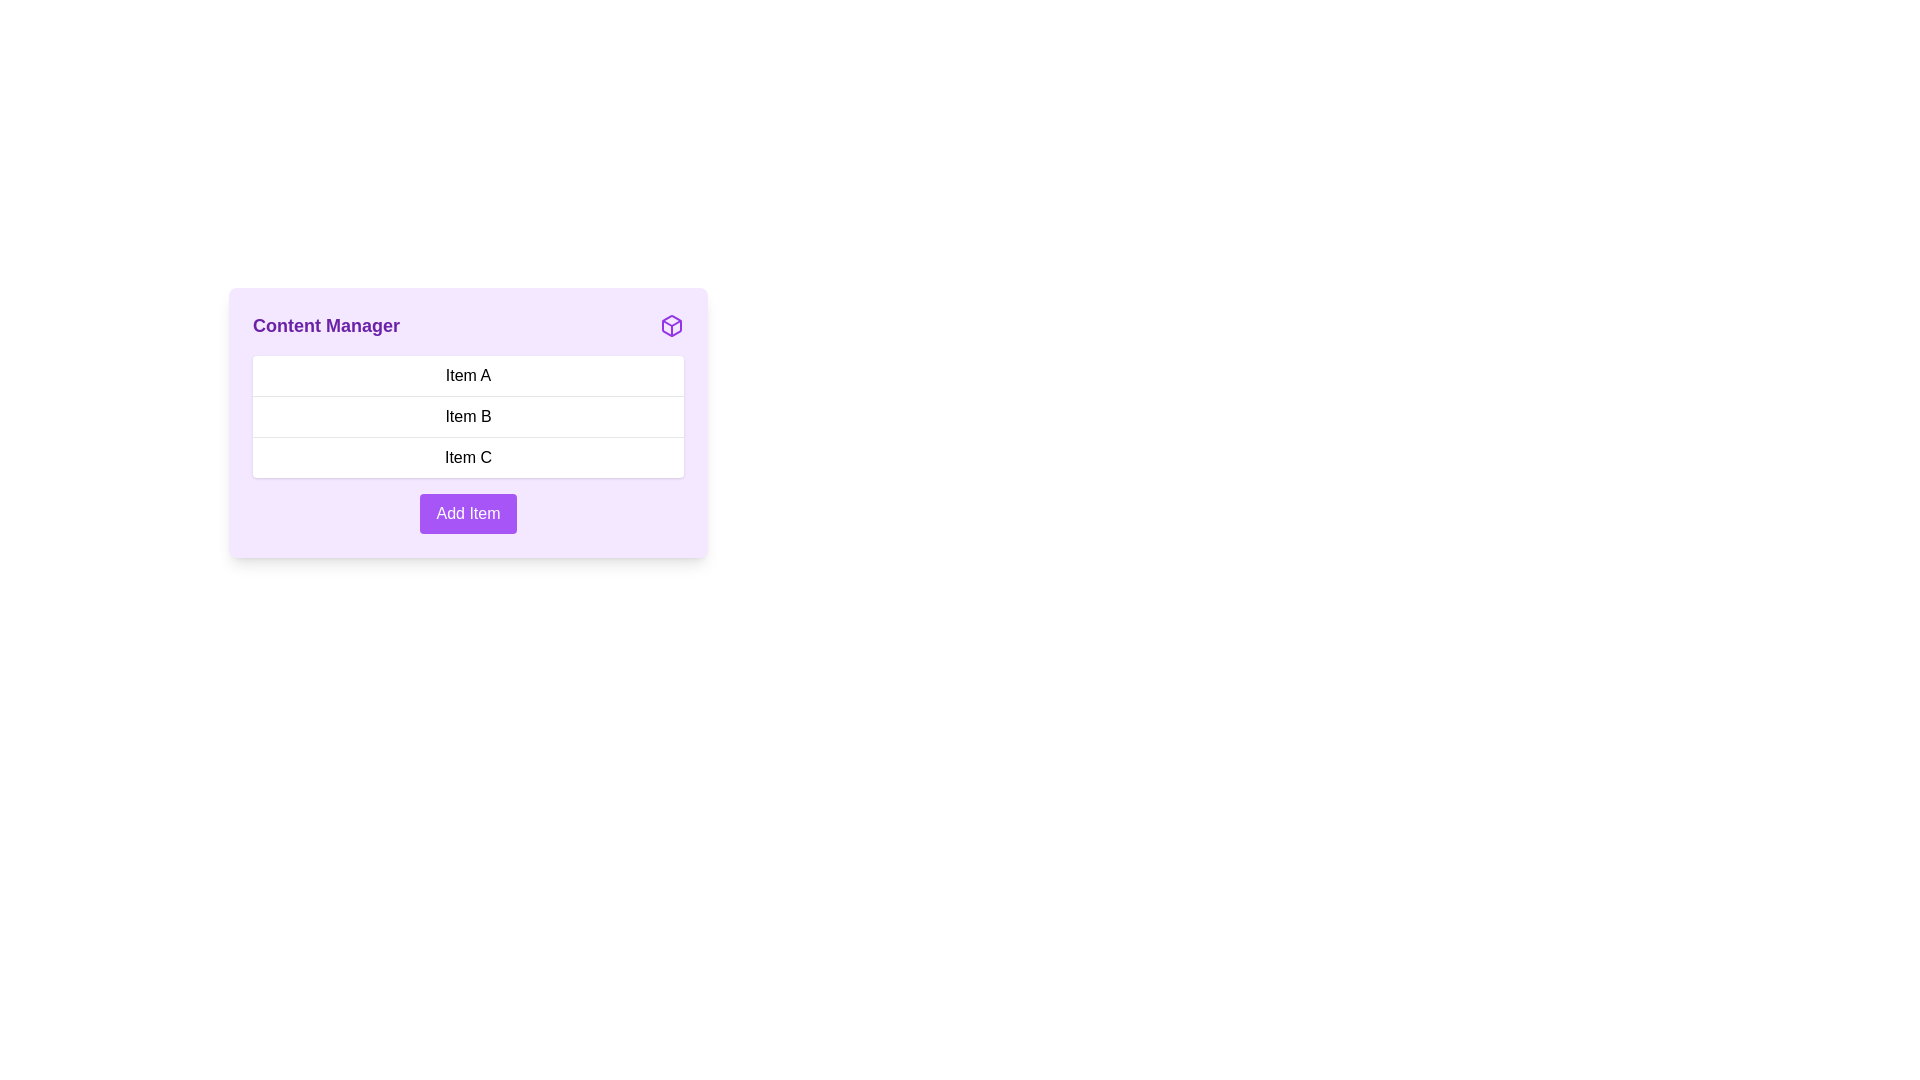 Image resolution: width=1920 pixels, height=1080 pixels. What do you see at coordinates (467, 512) in the screenshot?
I see `the button located in the 'Content Manager' section` at bounding box center [467, 512].